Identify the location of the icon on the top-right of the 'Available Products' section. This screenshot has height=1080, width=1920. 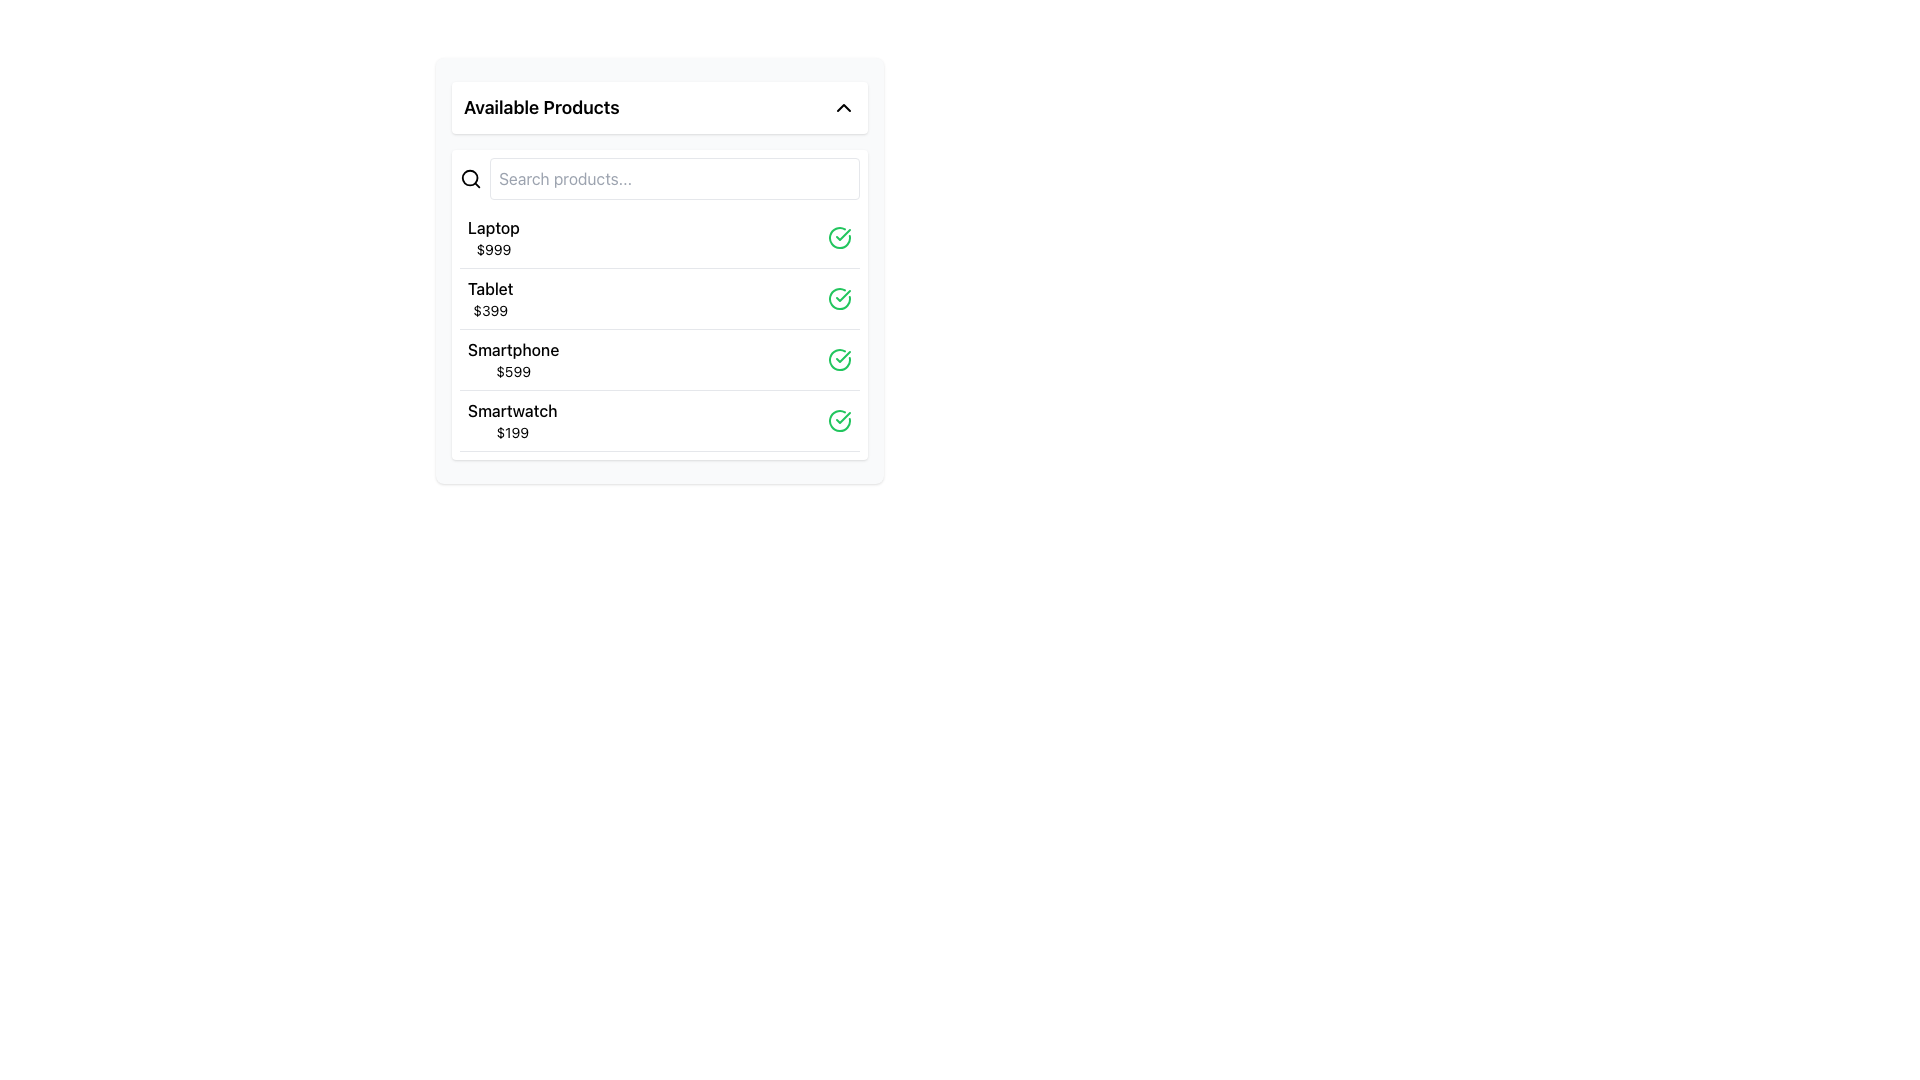
(844, 108).